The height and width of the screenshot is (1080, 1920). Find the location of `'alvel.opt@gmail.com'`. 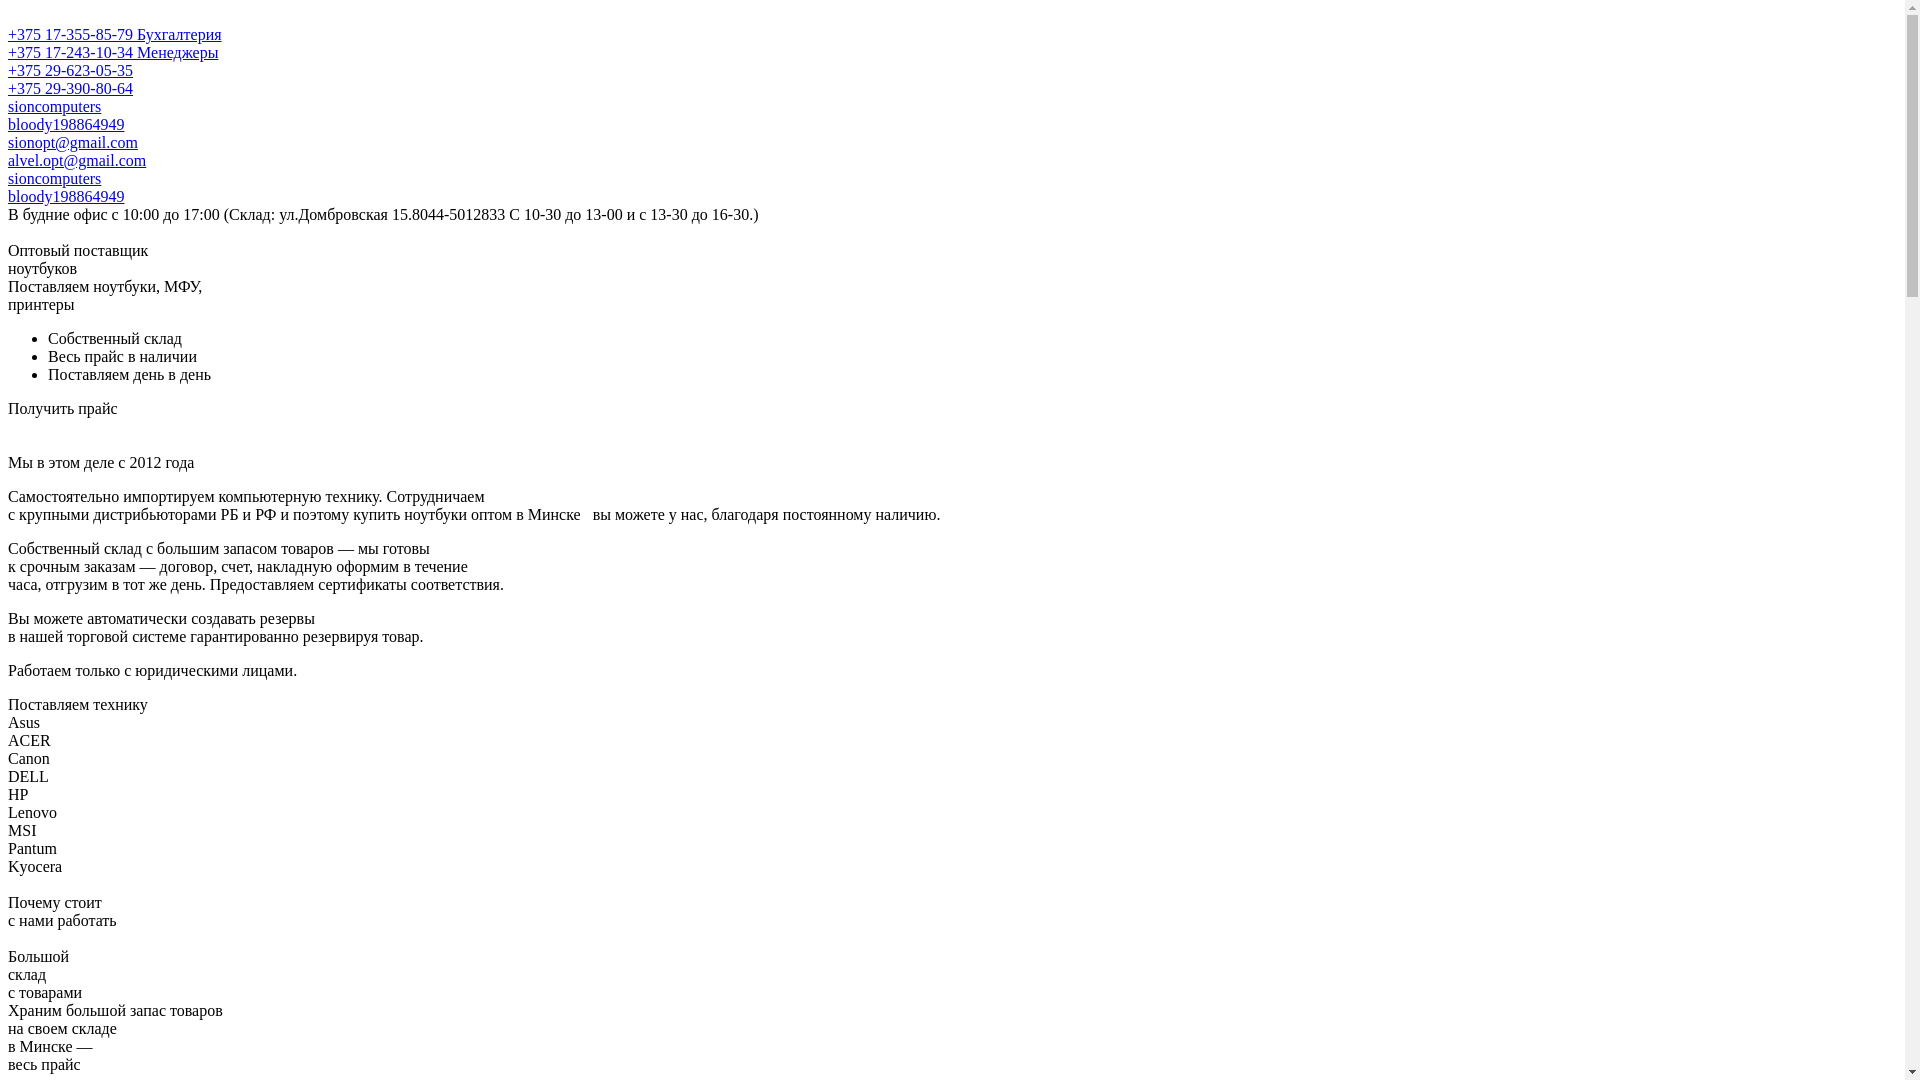

'alvel.opt@gmail.com' is located at coordinates (76, 159).